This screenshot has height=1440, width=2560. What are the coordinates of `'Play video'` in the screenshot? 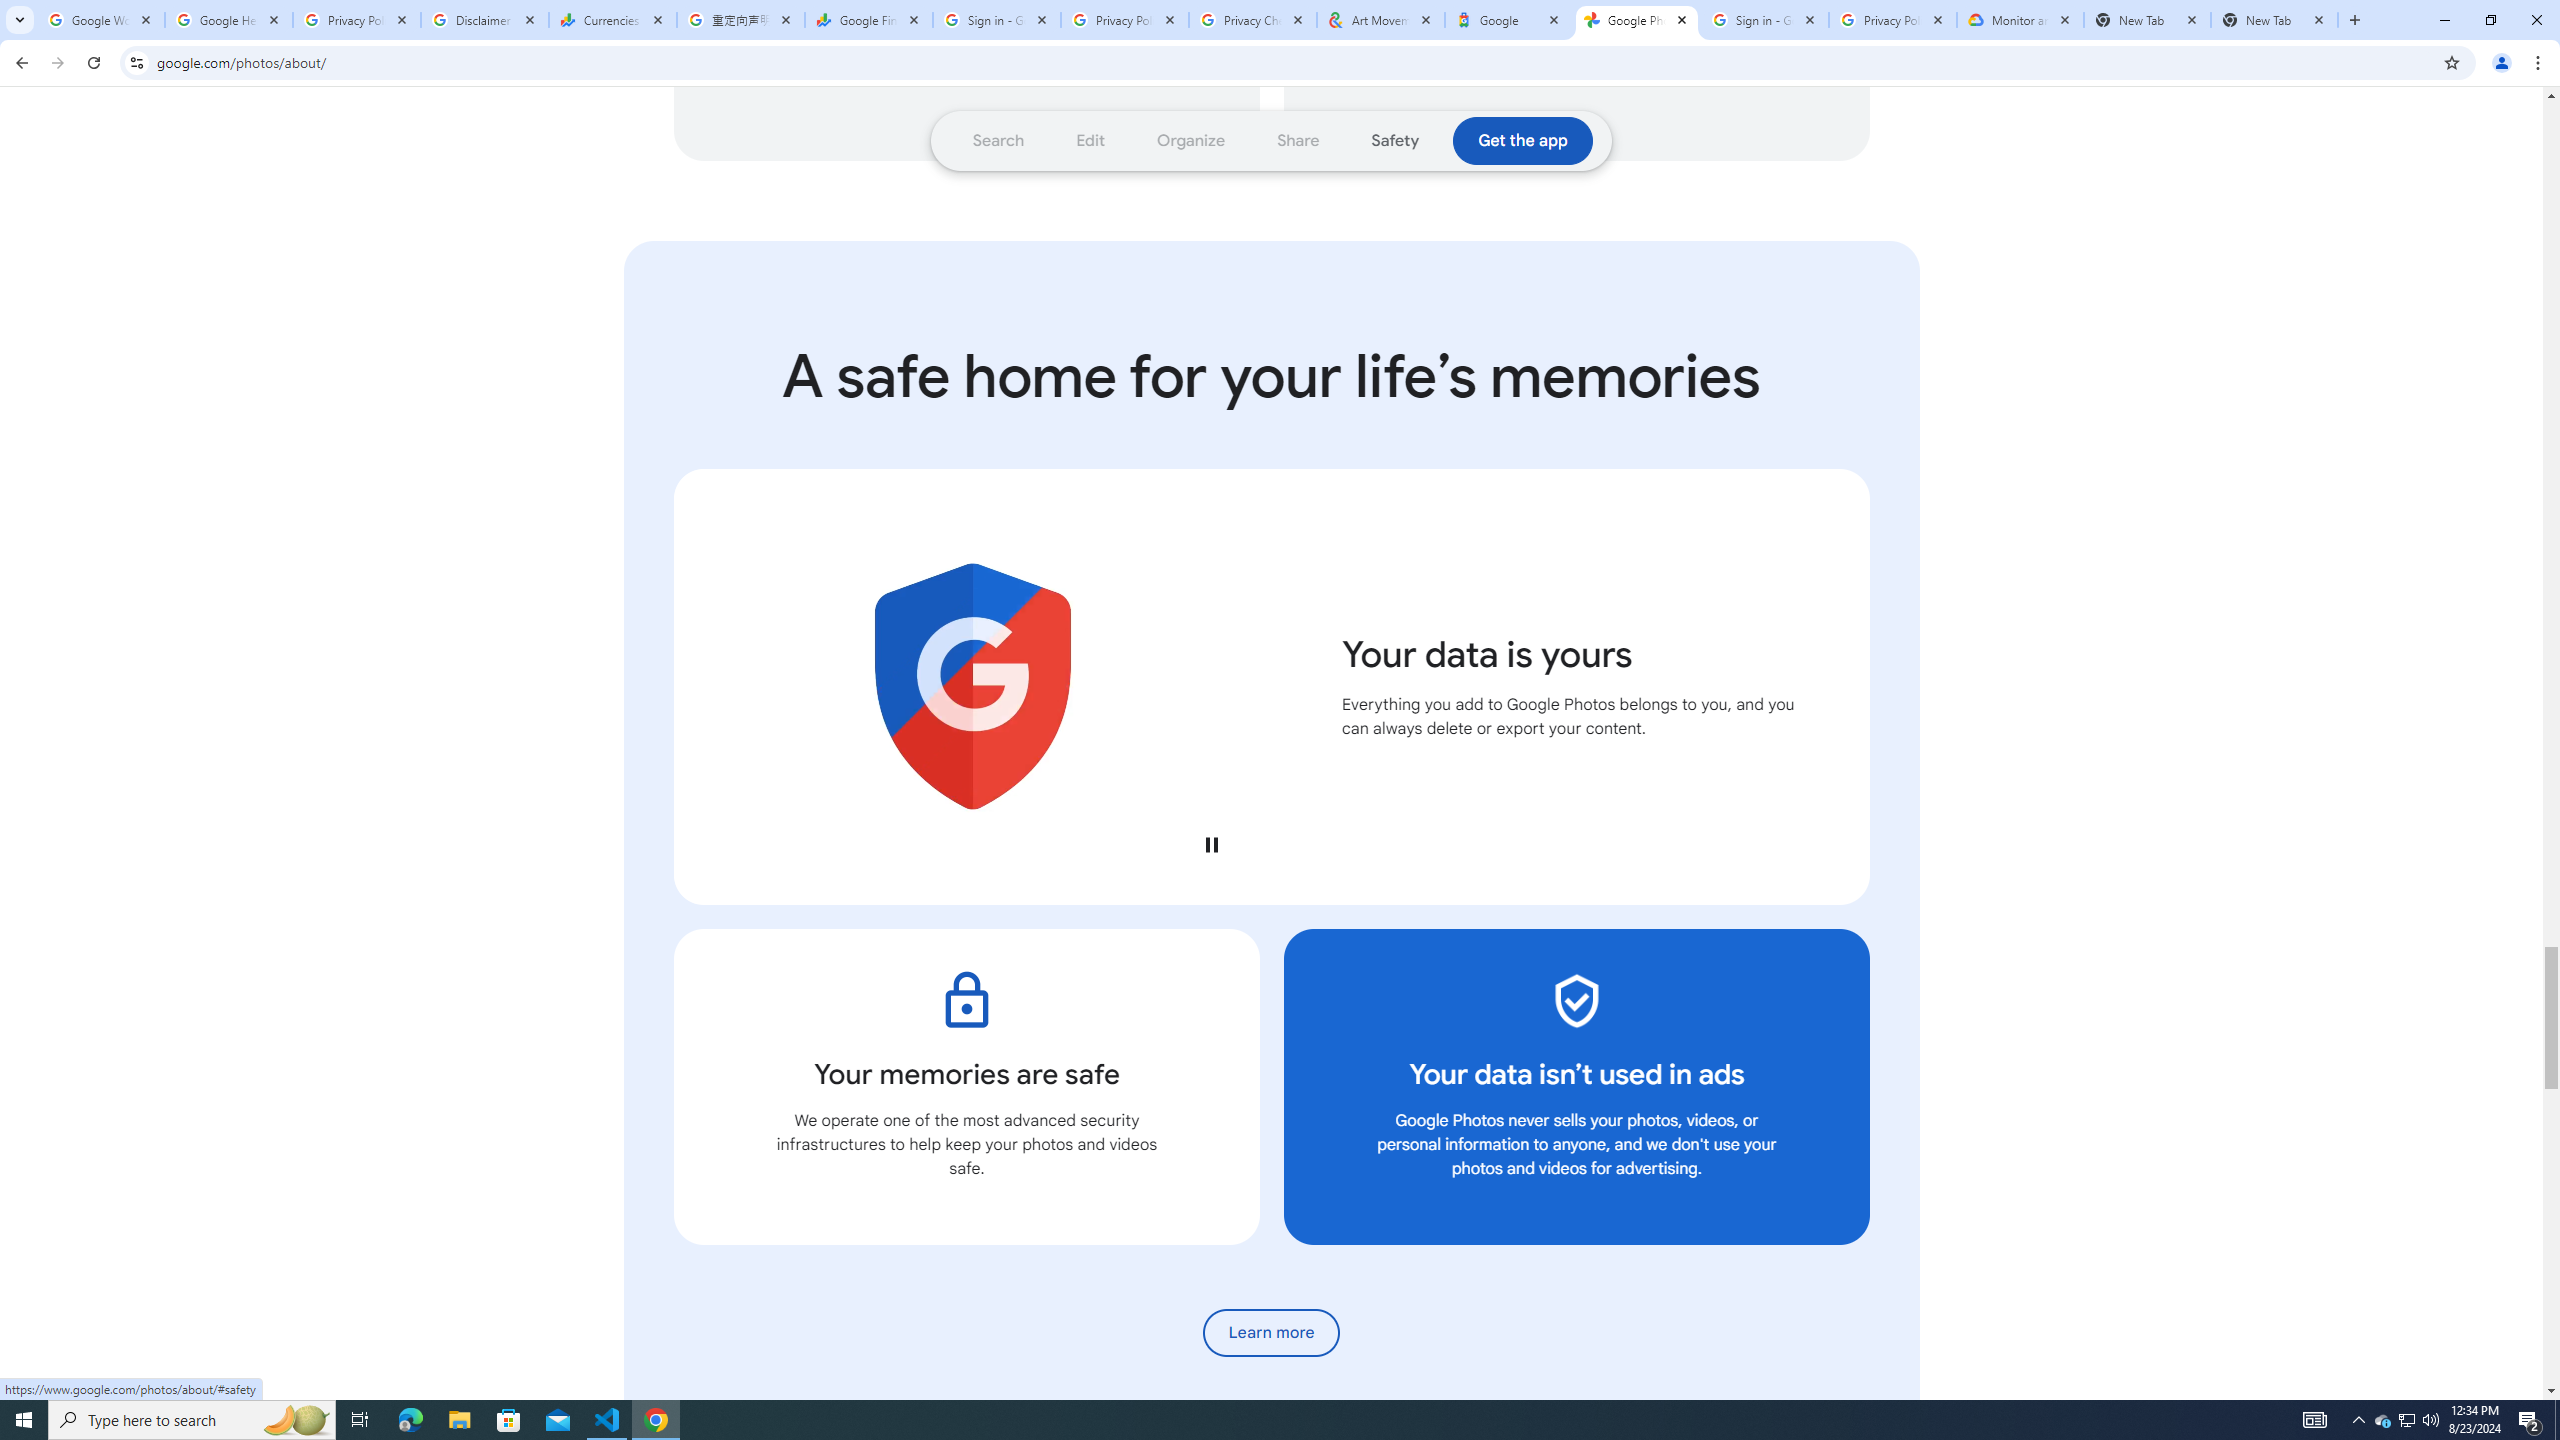 It's located at (1210, 843).